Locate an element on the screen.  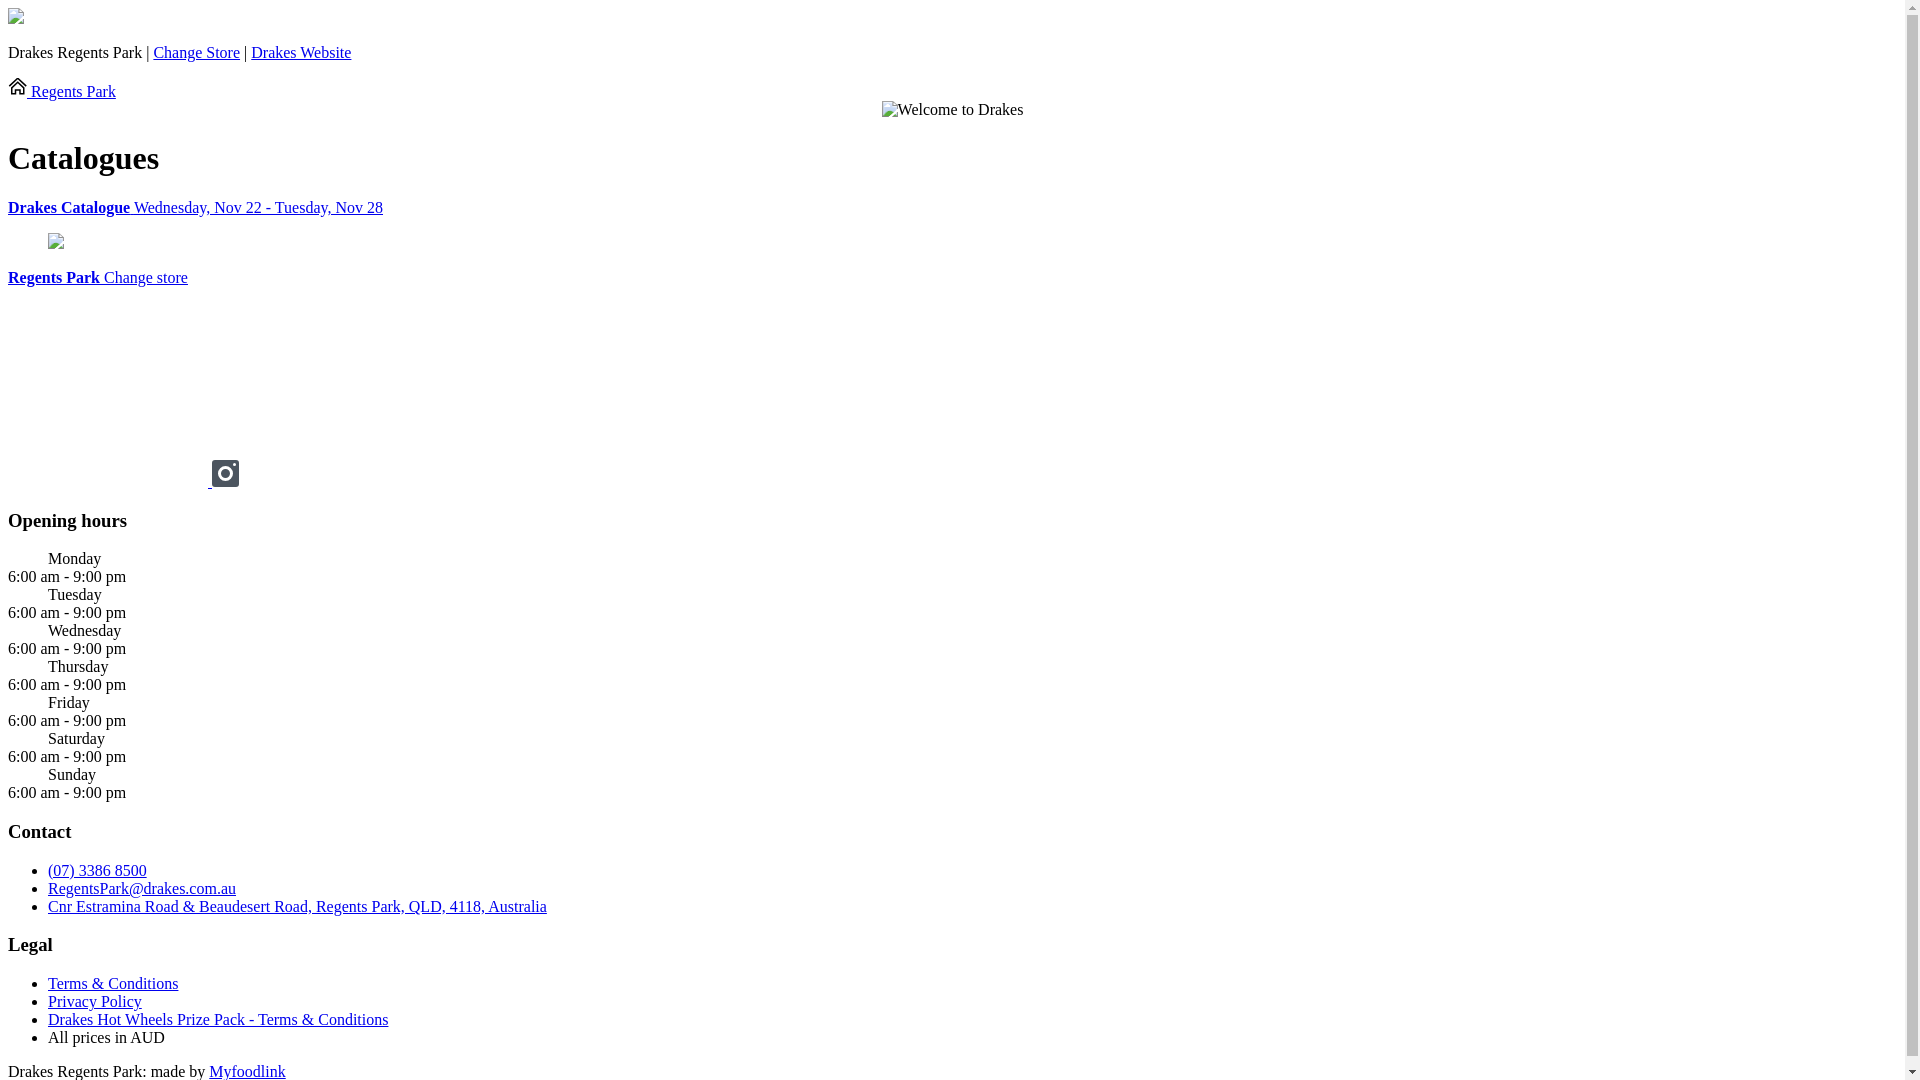
'Drakes Hot Wheels Prize Pack - Terms & Conditions' is located at coordinates (217, 1019).